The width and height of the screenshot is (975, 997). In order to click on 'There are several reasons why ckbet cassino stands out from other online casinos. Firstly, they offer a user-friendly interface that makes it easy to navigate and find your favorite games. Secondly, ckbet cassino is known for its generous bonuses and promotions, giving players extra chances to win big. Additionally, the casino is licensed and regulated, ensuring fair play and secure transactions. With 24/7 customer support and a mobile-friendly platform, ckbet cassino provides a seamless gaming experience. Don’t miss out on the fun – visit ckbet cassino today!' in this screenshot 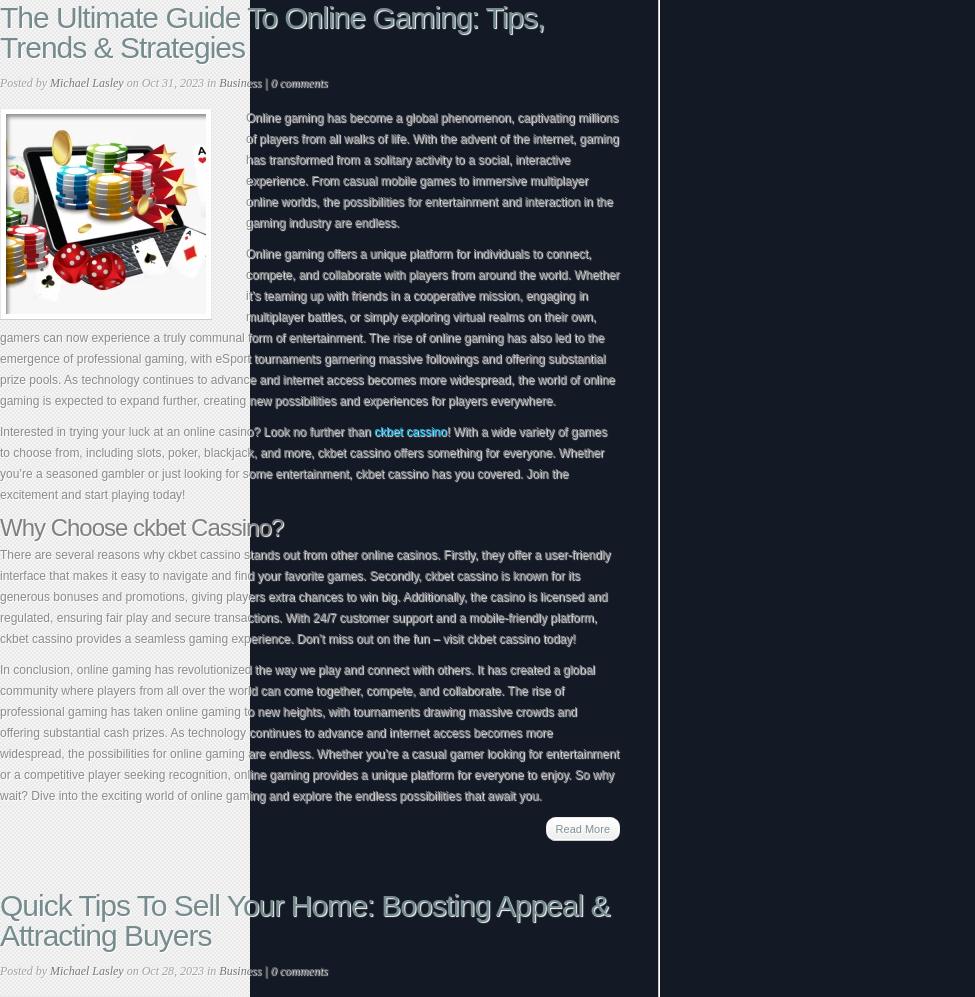, I will do `click(303, 596)`.